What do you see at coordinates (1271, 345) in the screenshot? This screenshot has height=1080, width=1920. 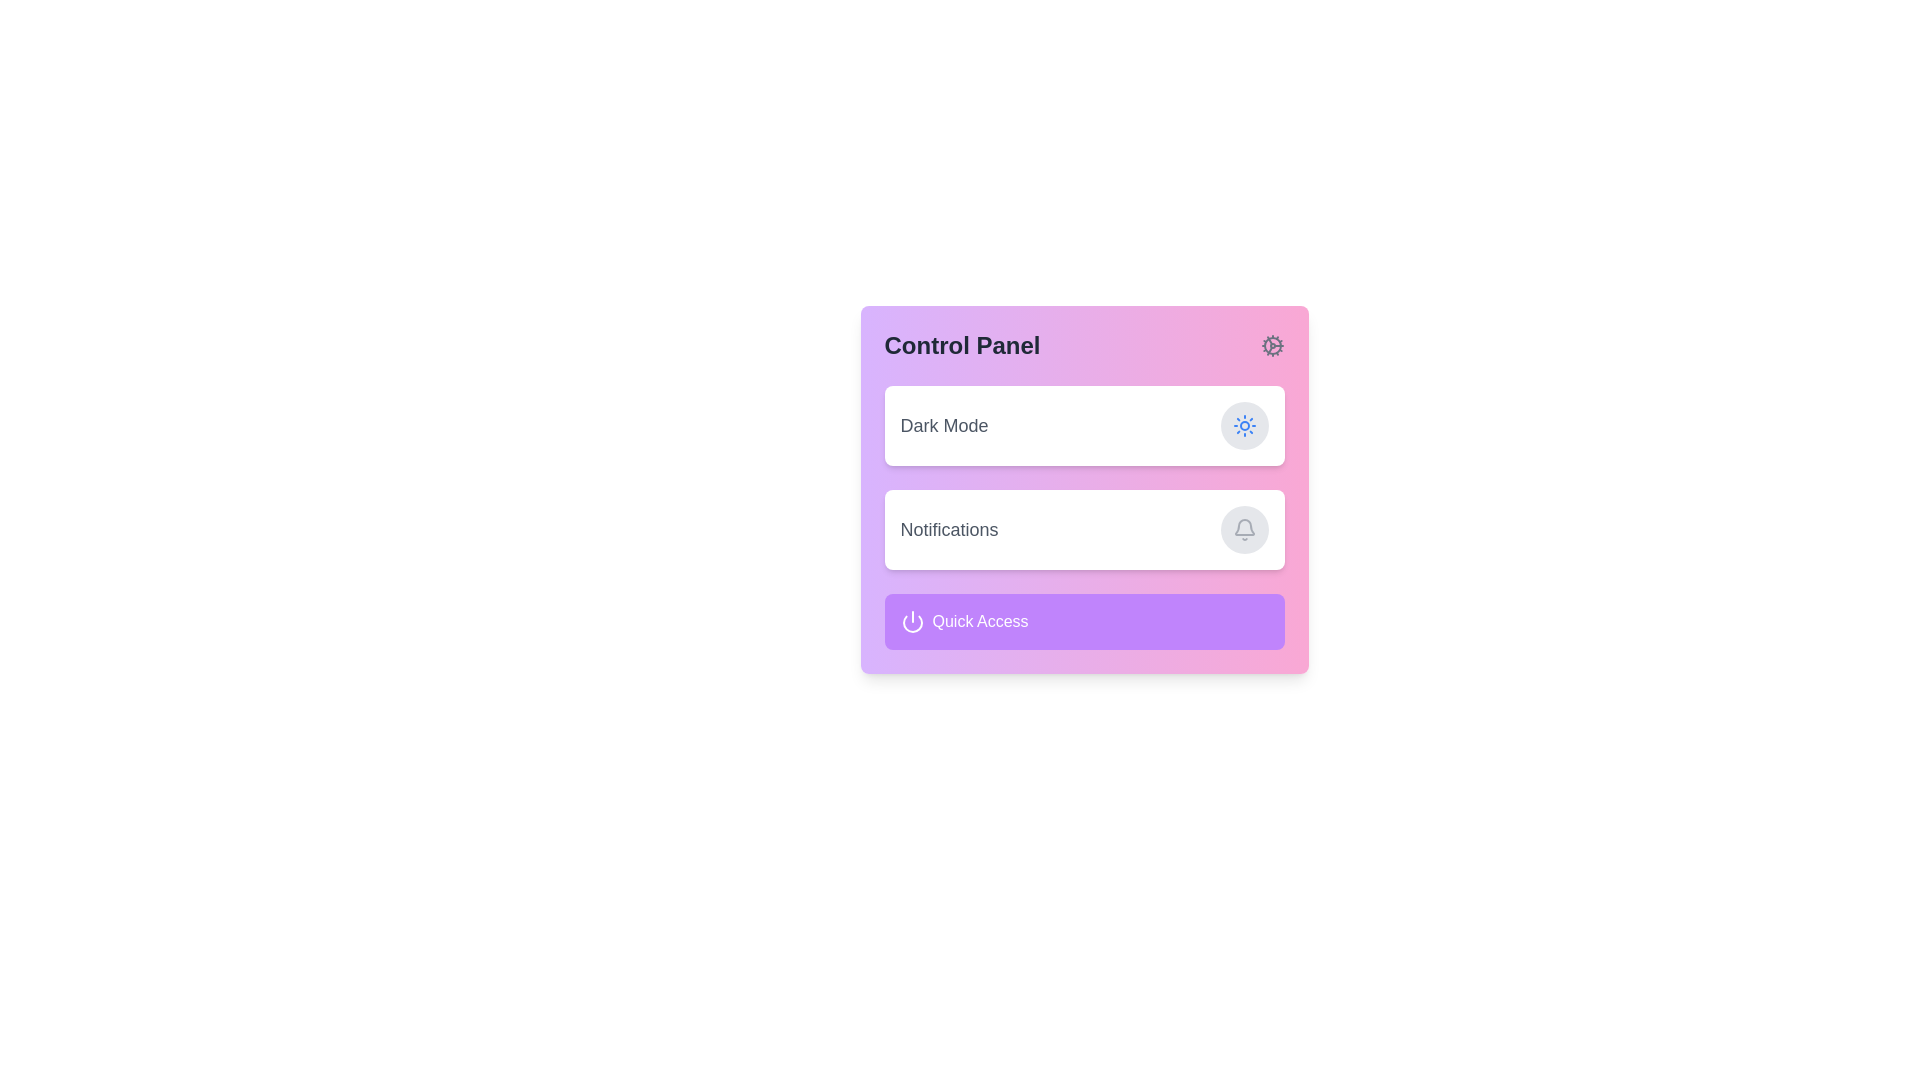 I see `the settings icon located in the top-right corner of the 'Control Panel' section` at bounding box center [1271, 345].